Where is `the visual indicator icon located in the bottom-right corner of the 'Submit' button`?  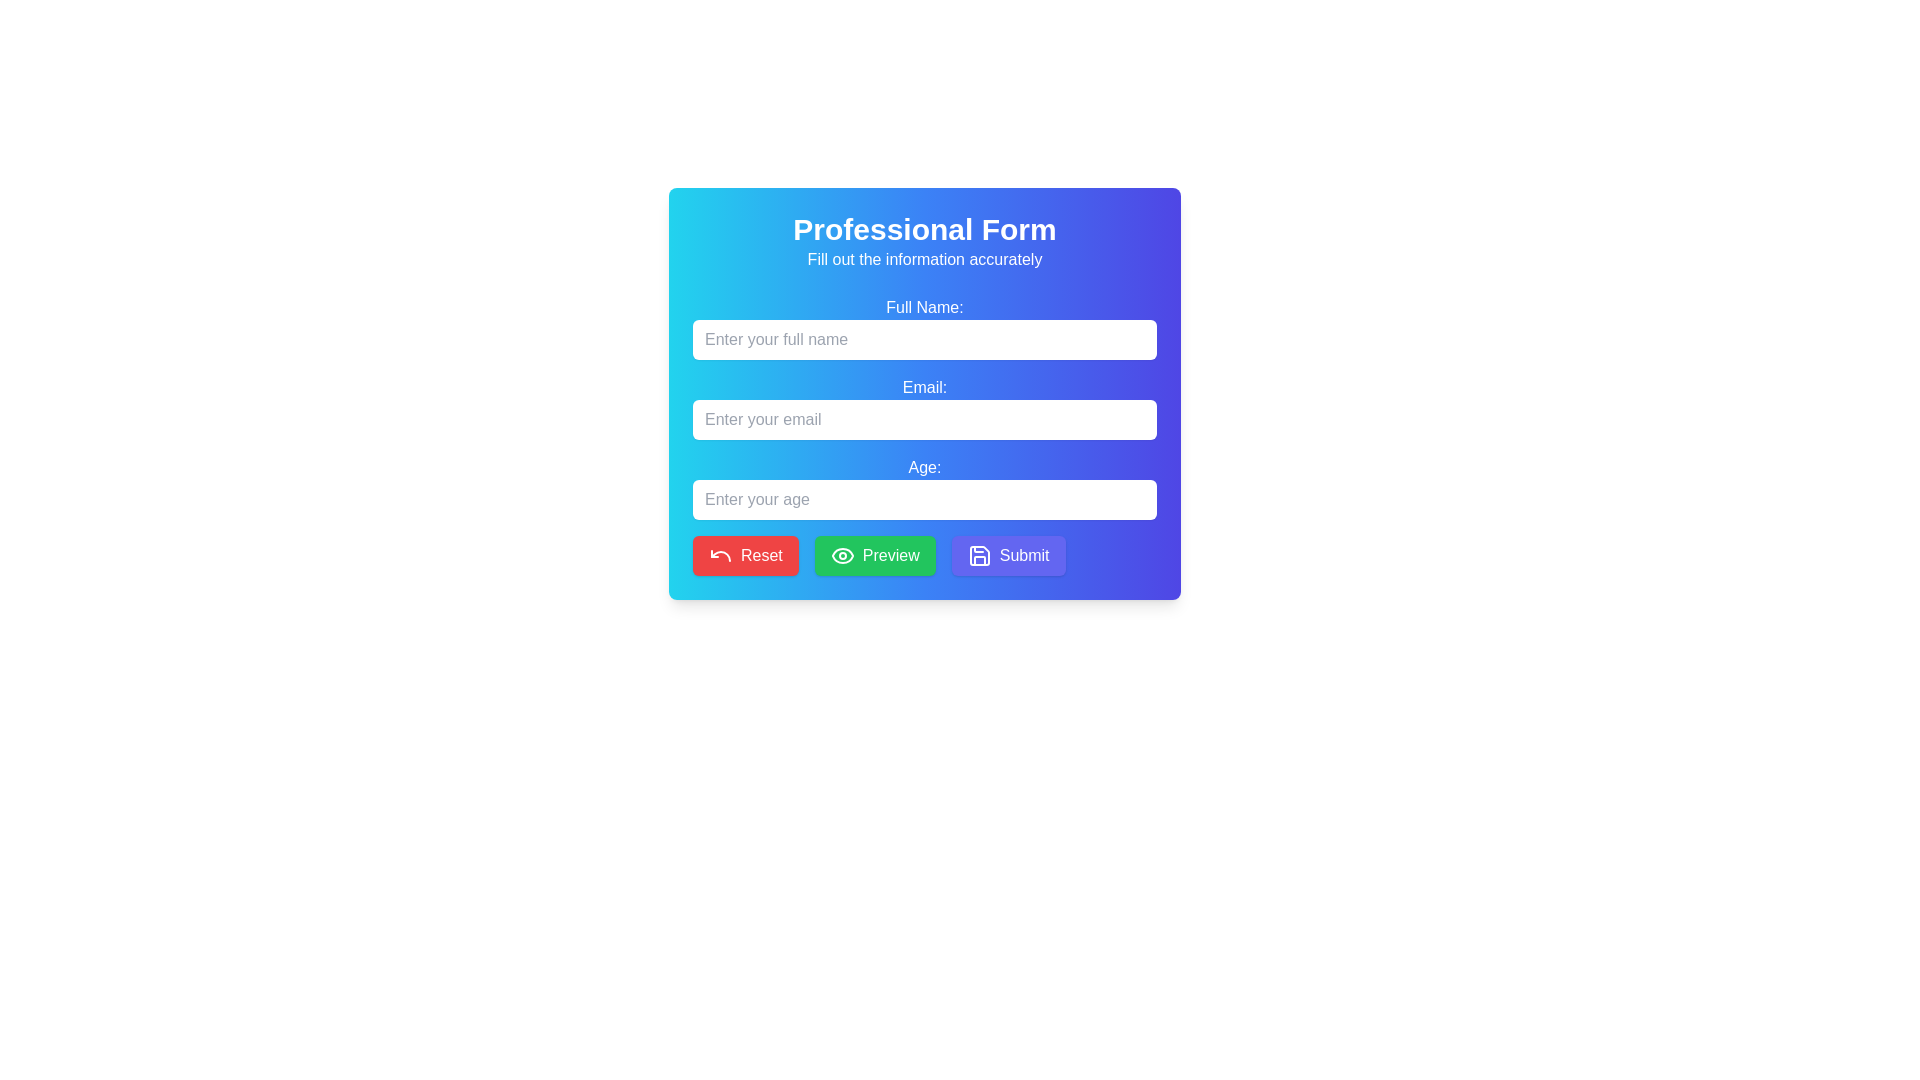
the visual indicator icon located in the bottom-right corner of the 'Submit' button is located at coordinates (979, 555).